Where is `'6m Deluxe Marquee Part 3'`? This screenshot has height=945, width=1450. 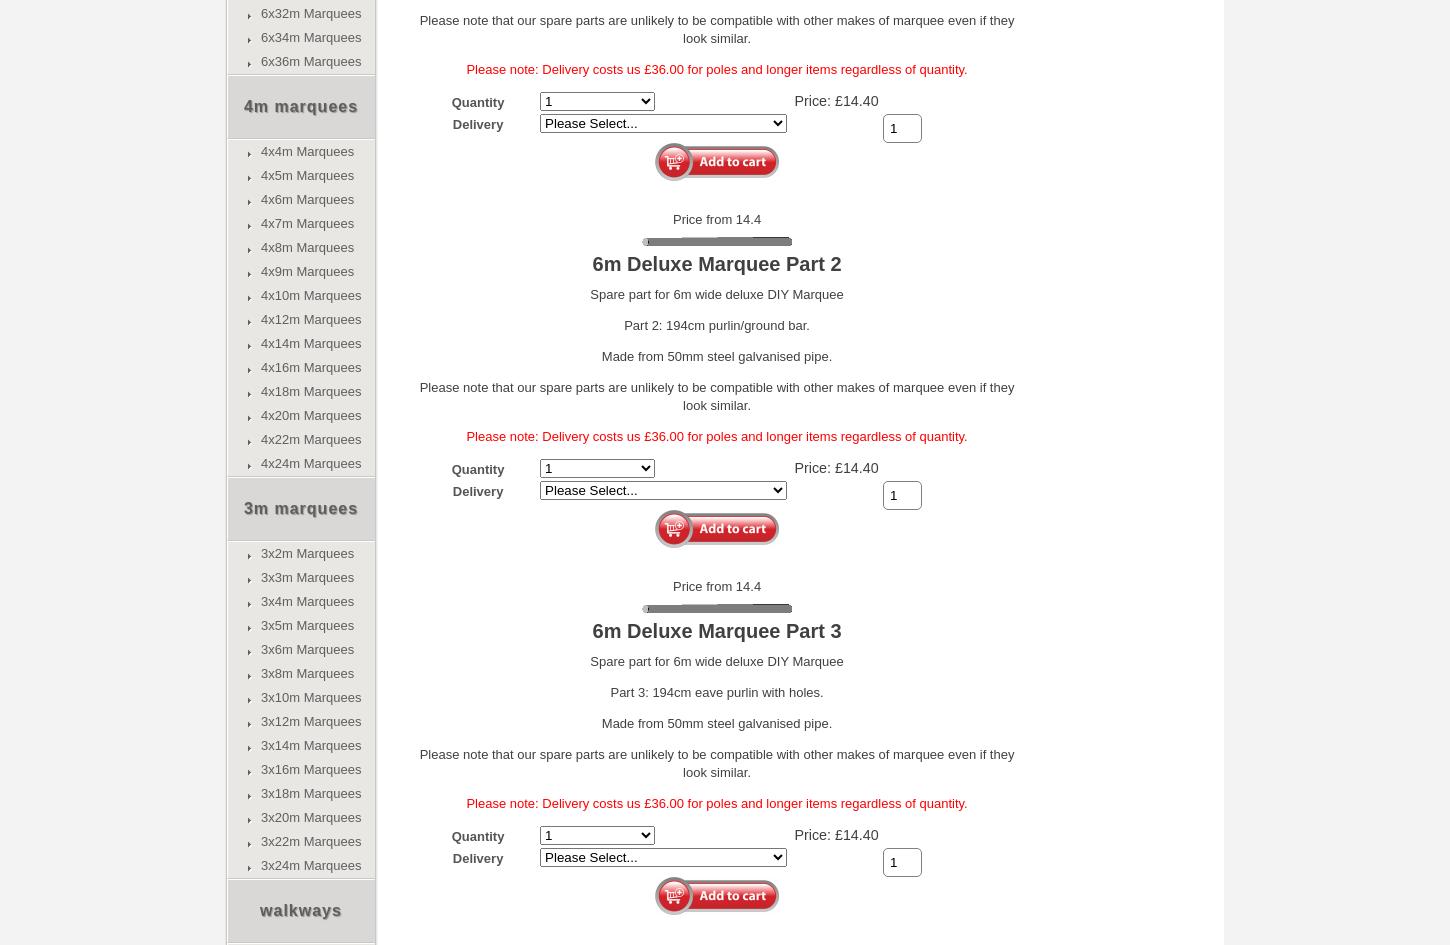 '6m Deluxe Marquee Part 3' is located at coordinates (715, 629).